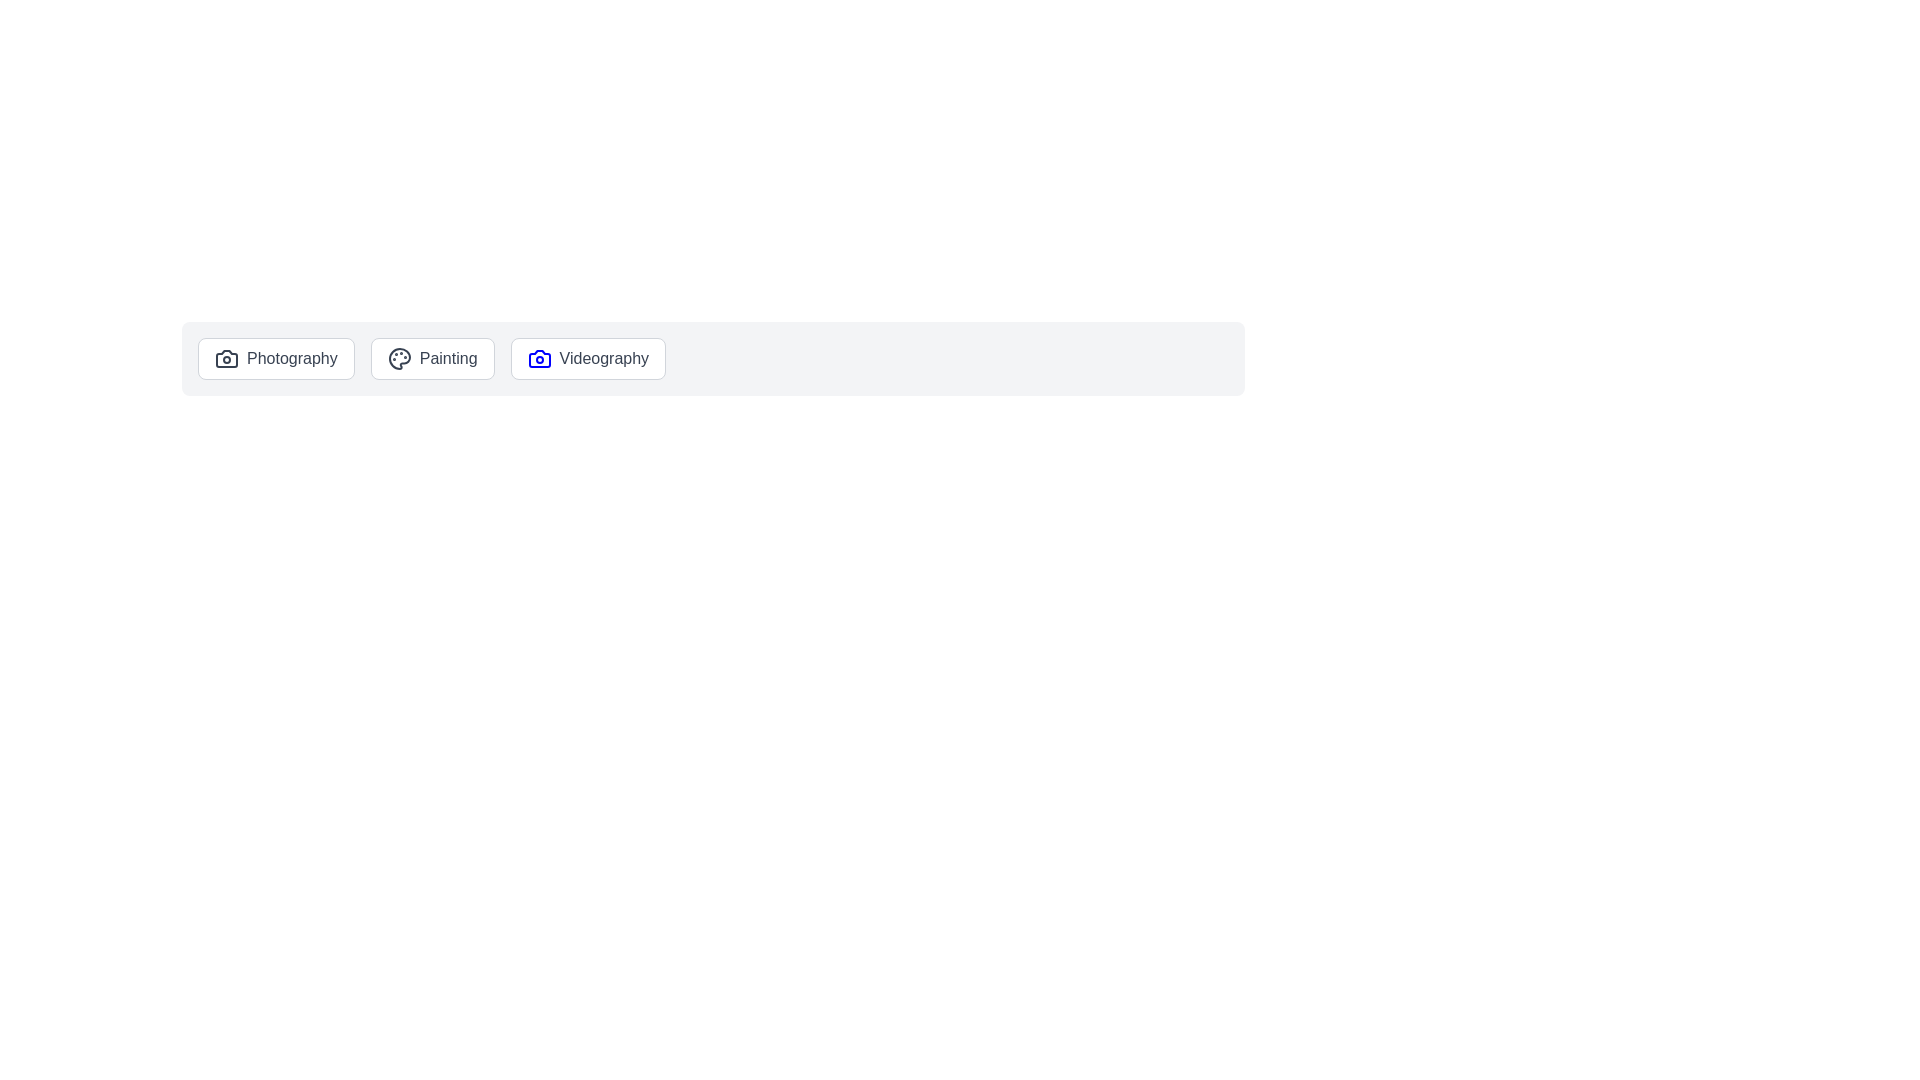 This screenshot has width=1920, height=1080. I want to click on the chip labeled Photography to observe its hover effects, so click(274, 357).